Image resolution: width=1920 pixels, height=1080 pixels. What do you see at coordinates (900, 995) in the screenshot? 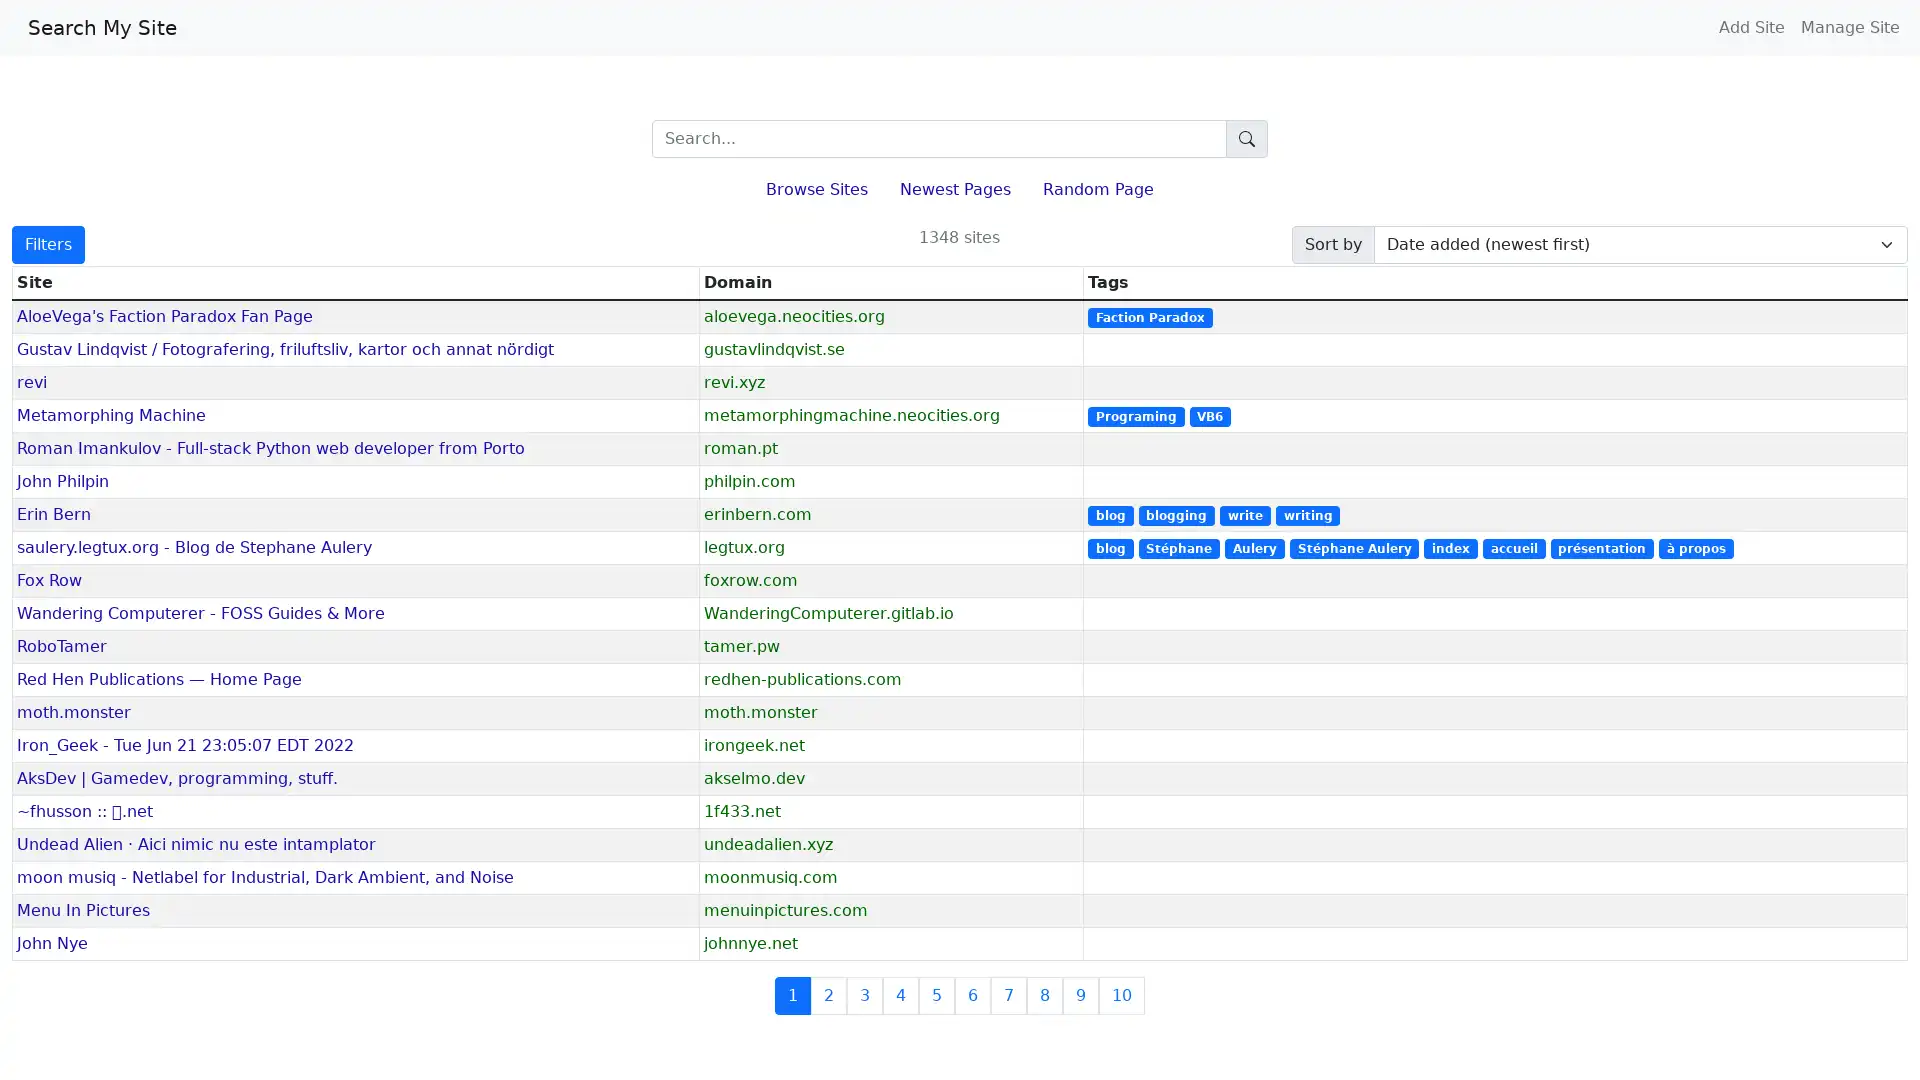
I see `4` at bounding box center [900, 995].